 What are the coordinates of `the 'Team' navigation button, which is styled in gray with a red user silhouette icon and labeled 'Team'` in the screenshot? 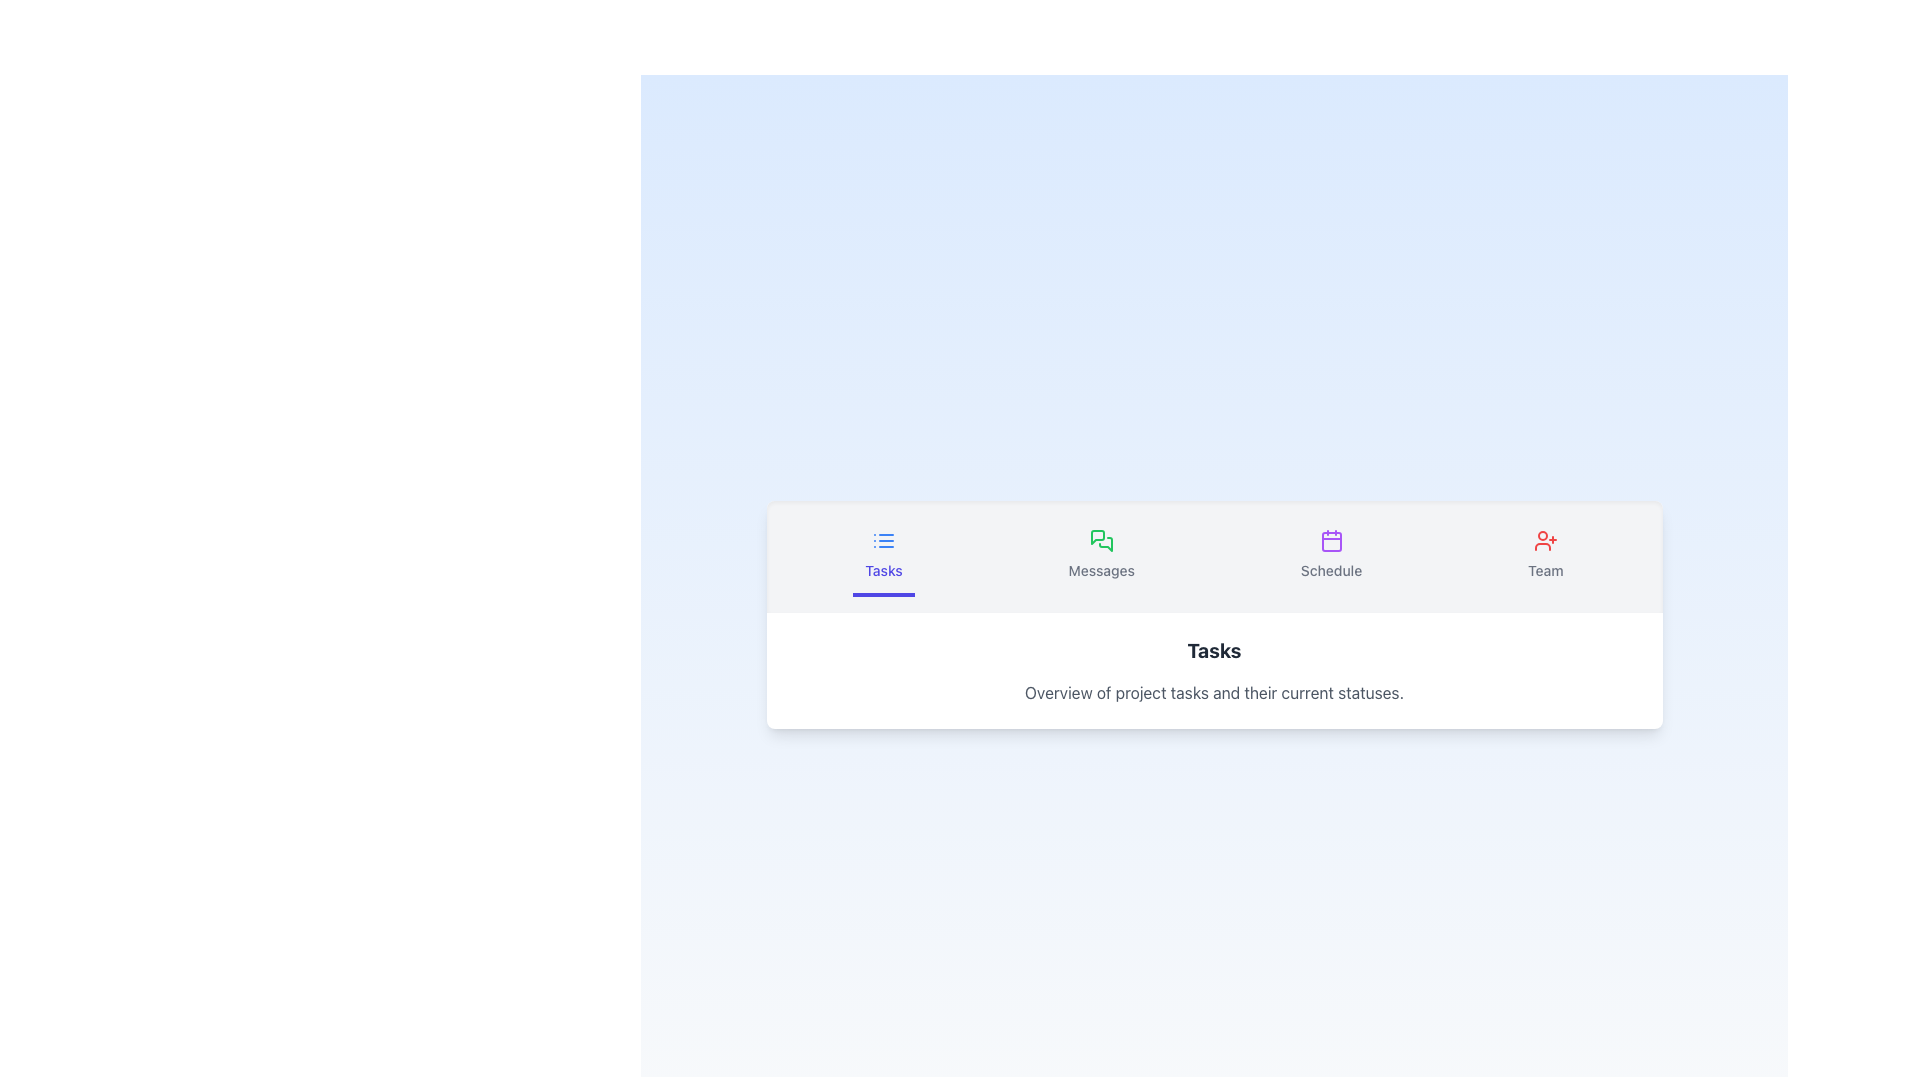 It's located at (1544, 556).